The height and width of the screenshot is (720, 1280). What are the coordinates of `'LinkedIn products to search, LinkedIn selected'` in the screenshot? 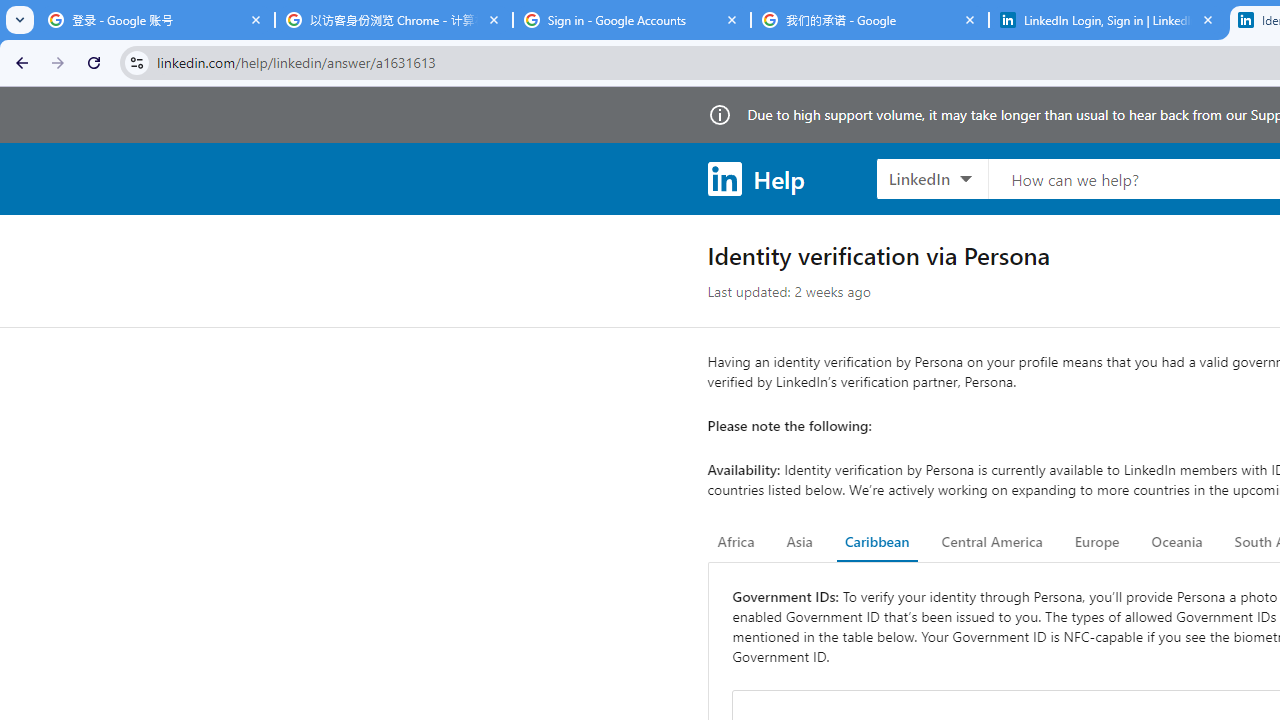 It's located at (931, 177).